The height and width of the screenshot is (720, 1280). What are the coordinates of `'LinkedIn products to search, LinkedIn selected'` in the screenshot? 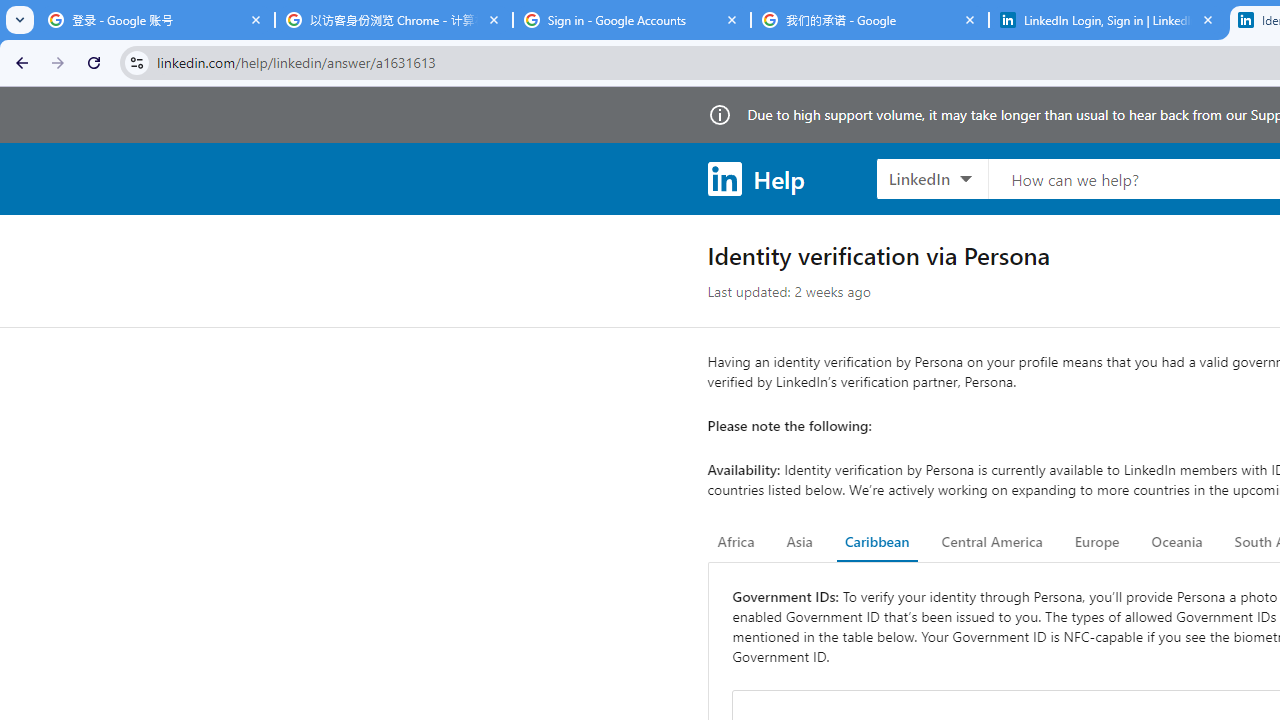 It's located at (931, 177).